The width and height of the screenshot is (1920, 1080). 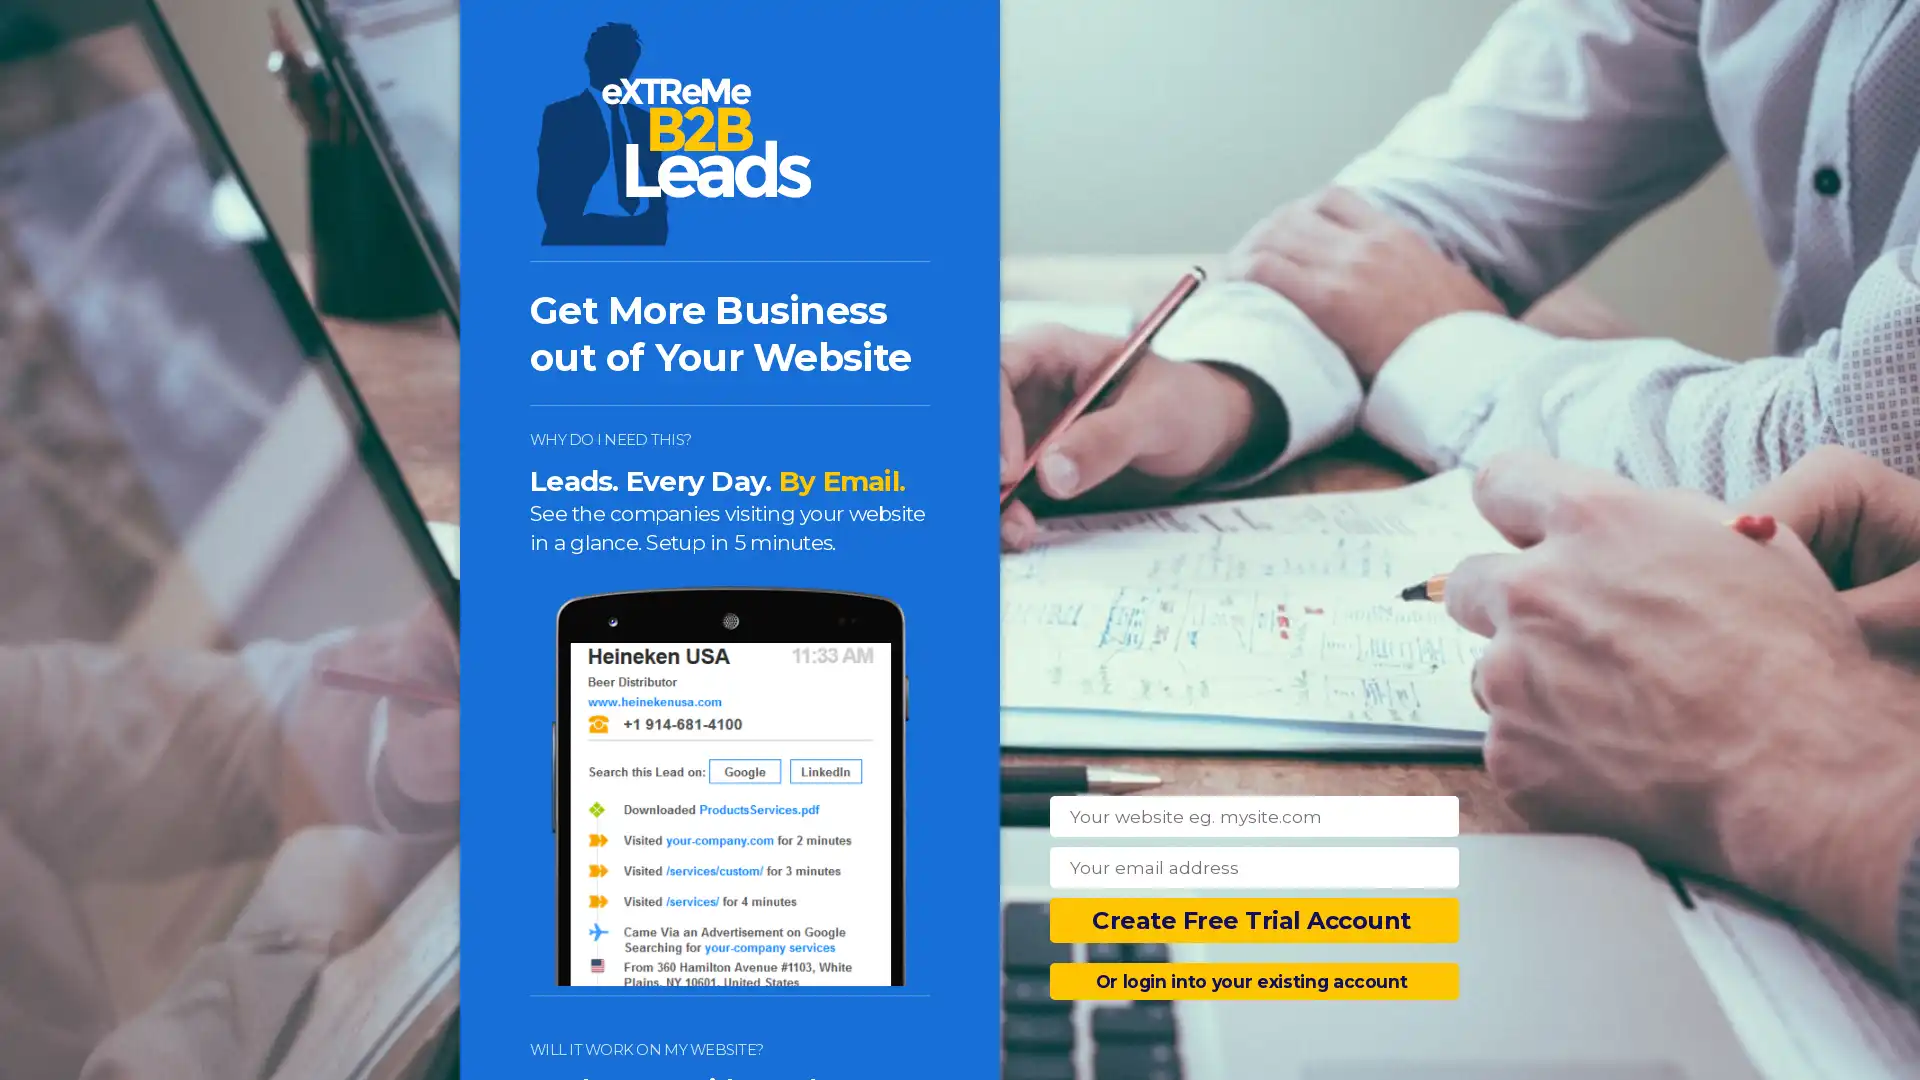 What do you see at coordinates (1253, 920) in the screenshot?
I see `Create Free Trial Account` at bounding box center [1253, 920].